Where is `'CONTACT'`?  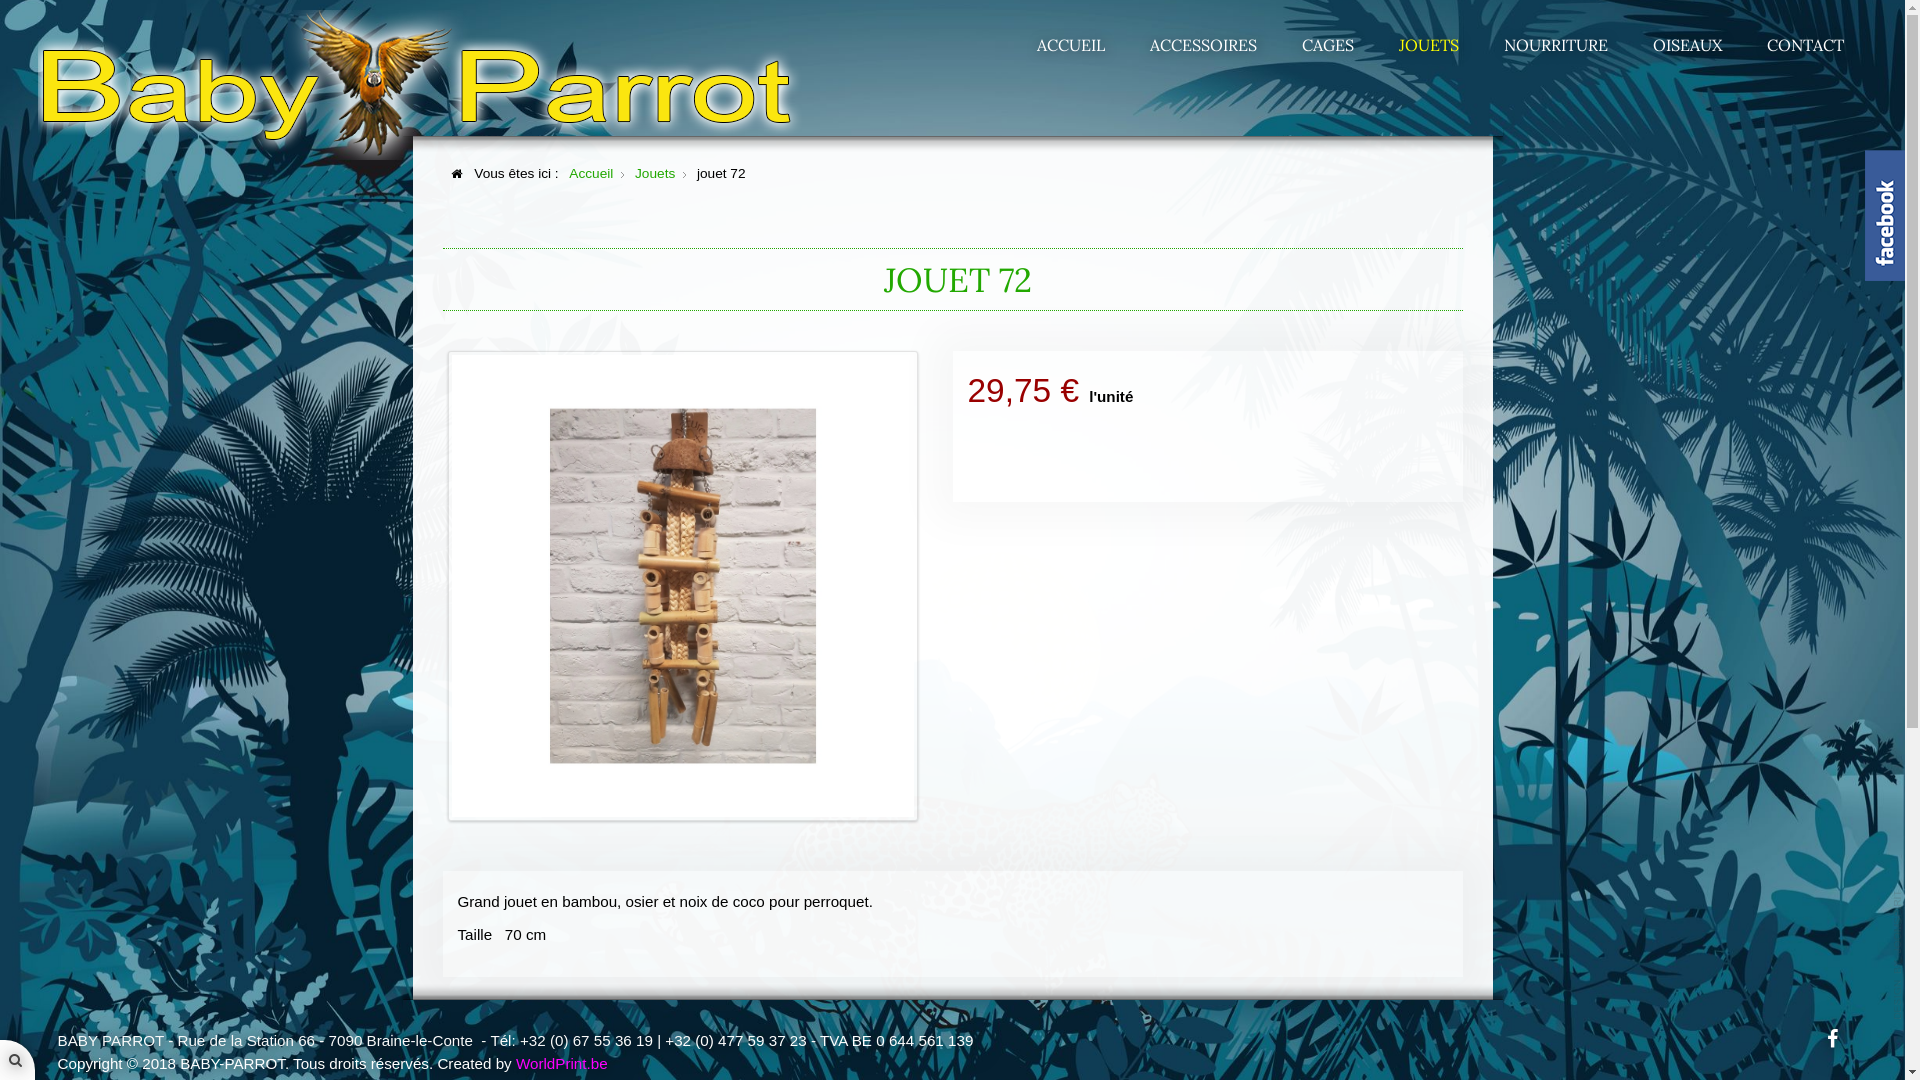
'CONTACT' is located at coordinates (1744, 45).